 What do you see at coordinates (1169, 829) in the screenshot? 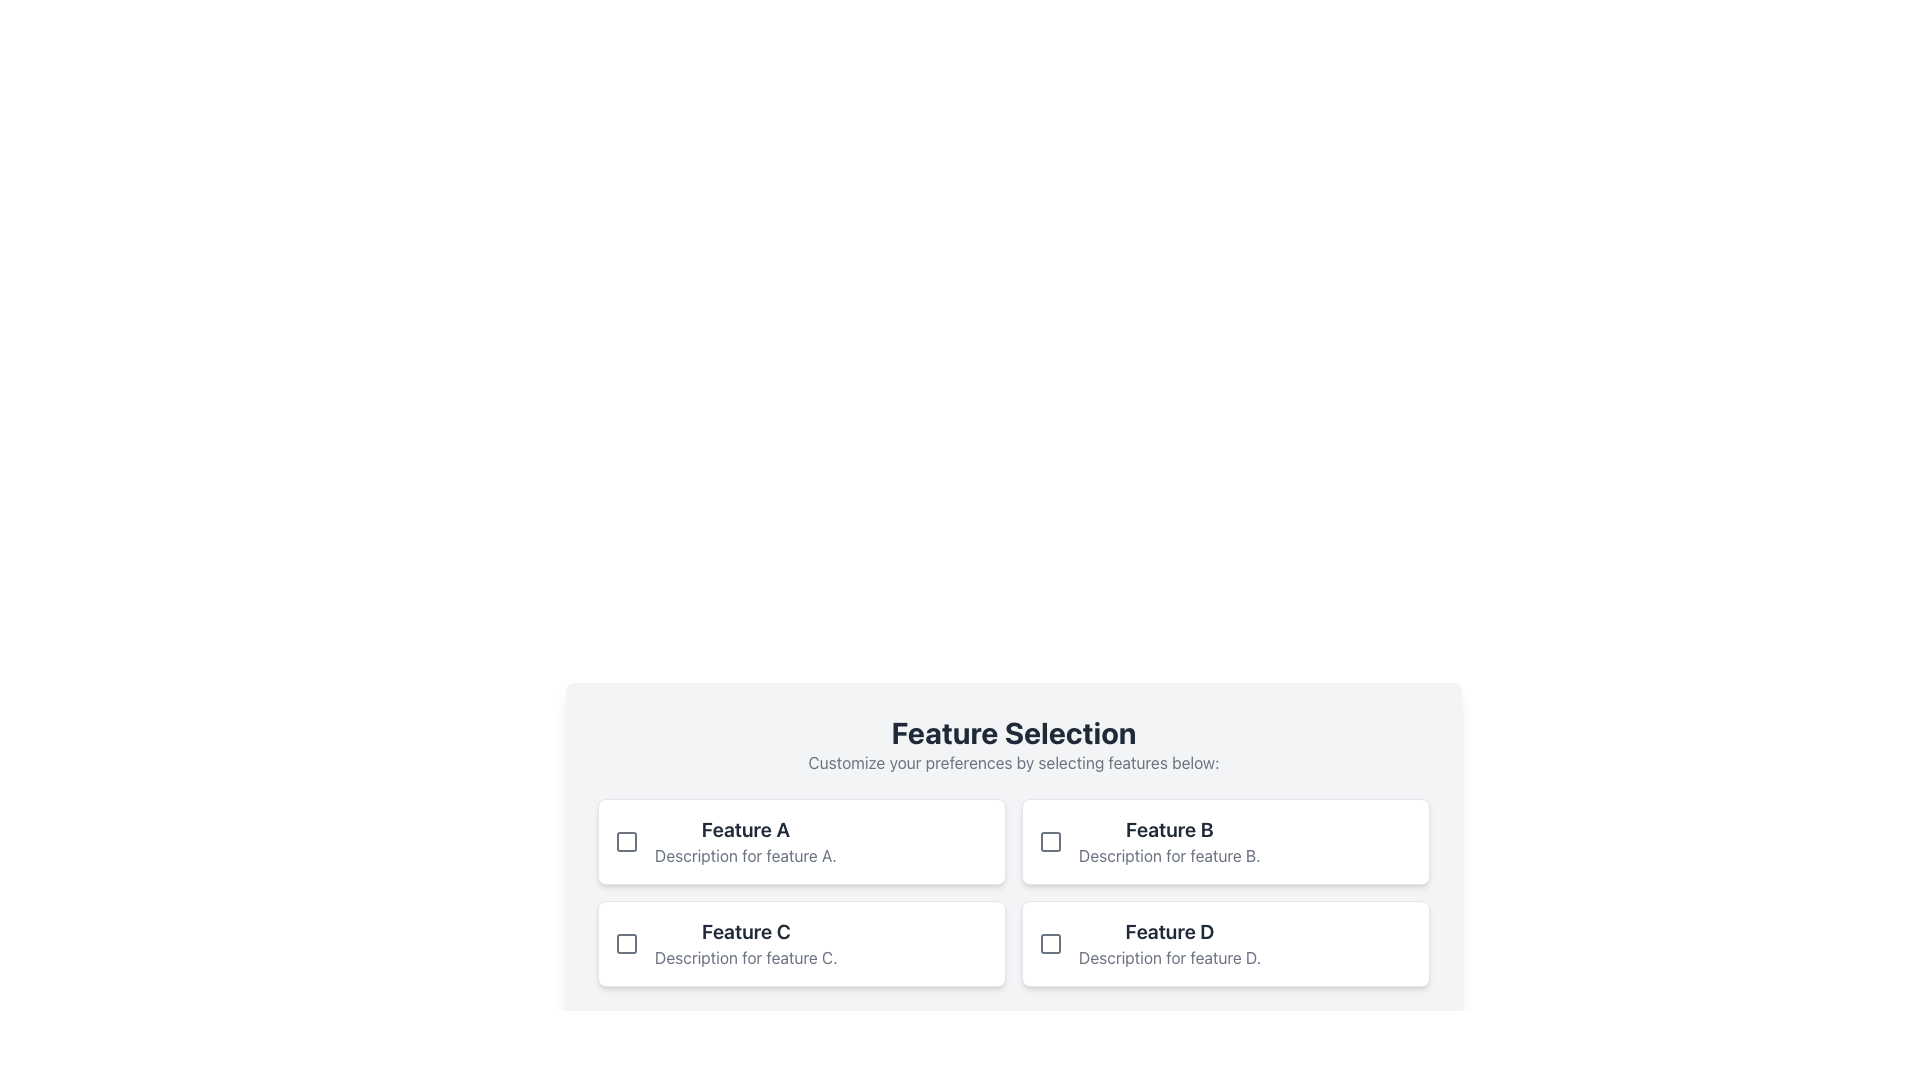
I see `text from the heading label of the 'Feature B' card located in the second column of the first row under the 'Feature Selection' section` at bounding box center [1169, 829].